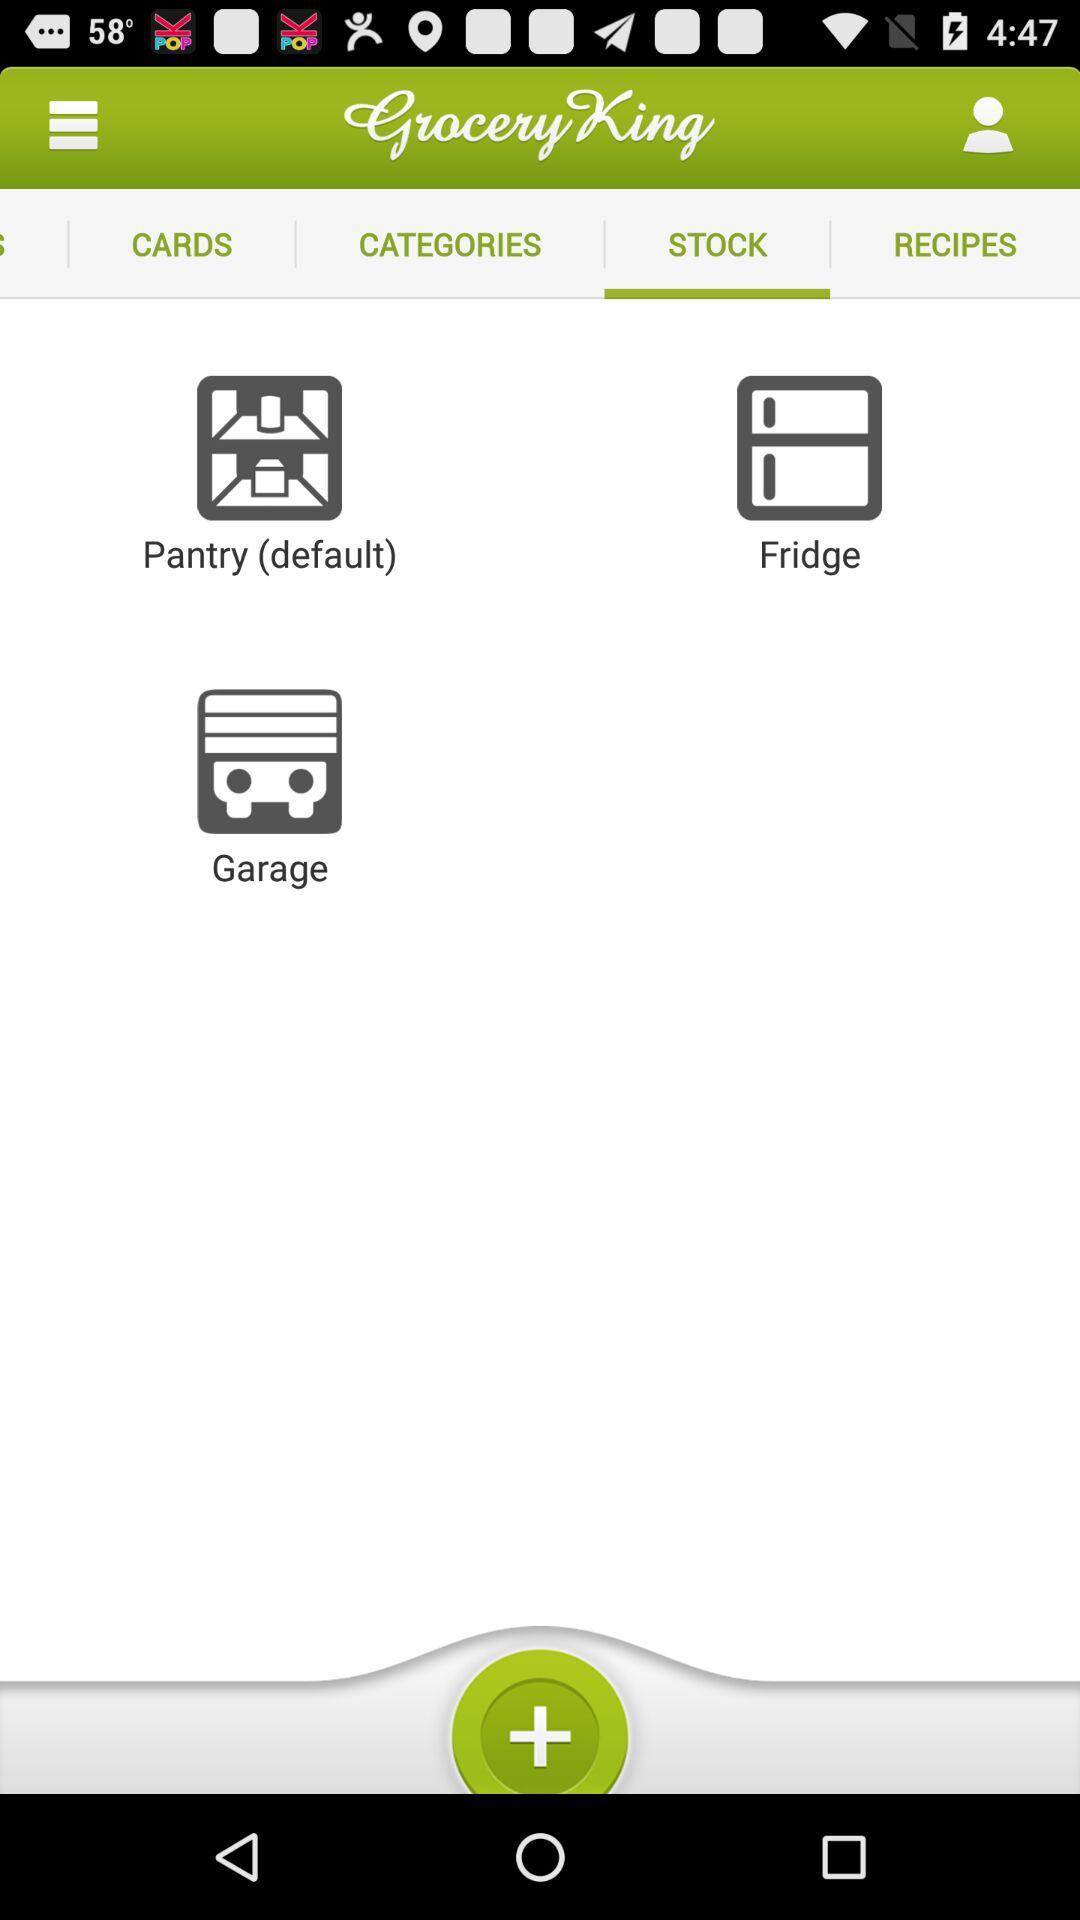  What do you see at coordinates (181, 243) in the screenshot?
I see `item next to lists icon` at bounding box center [181, 243].